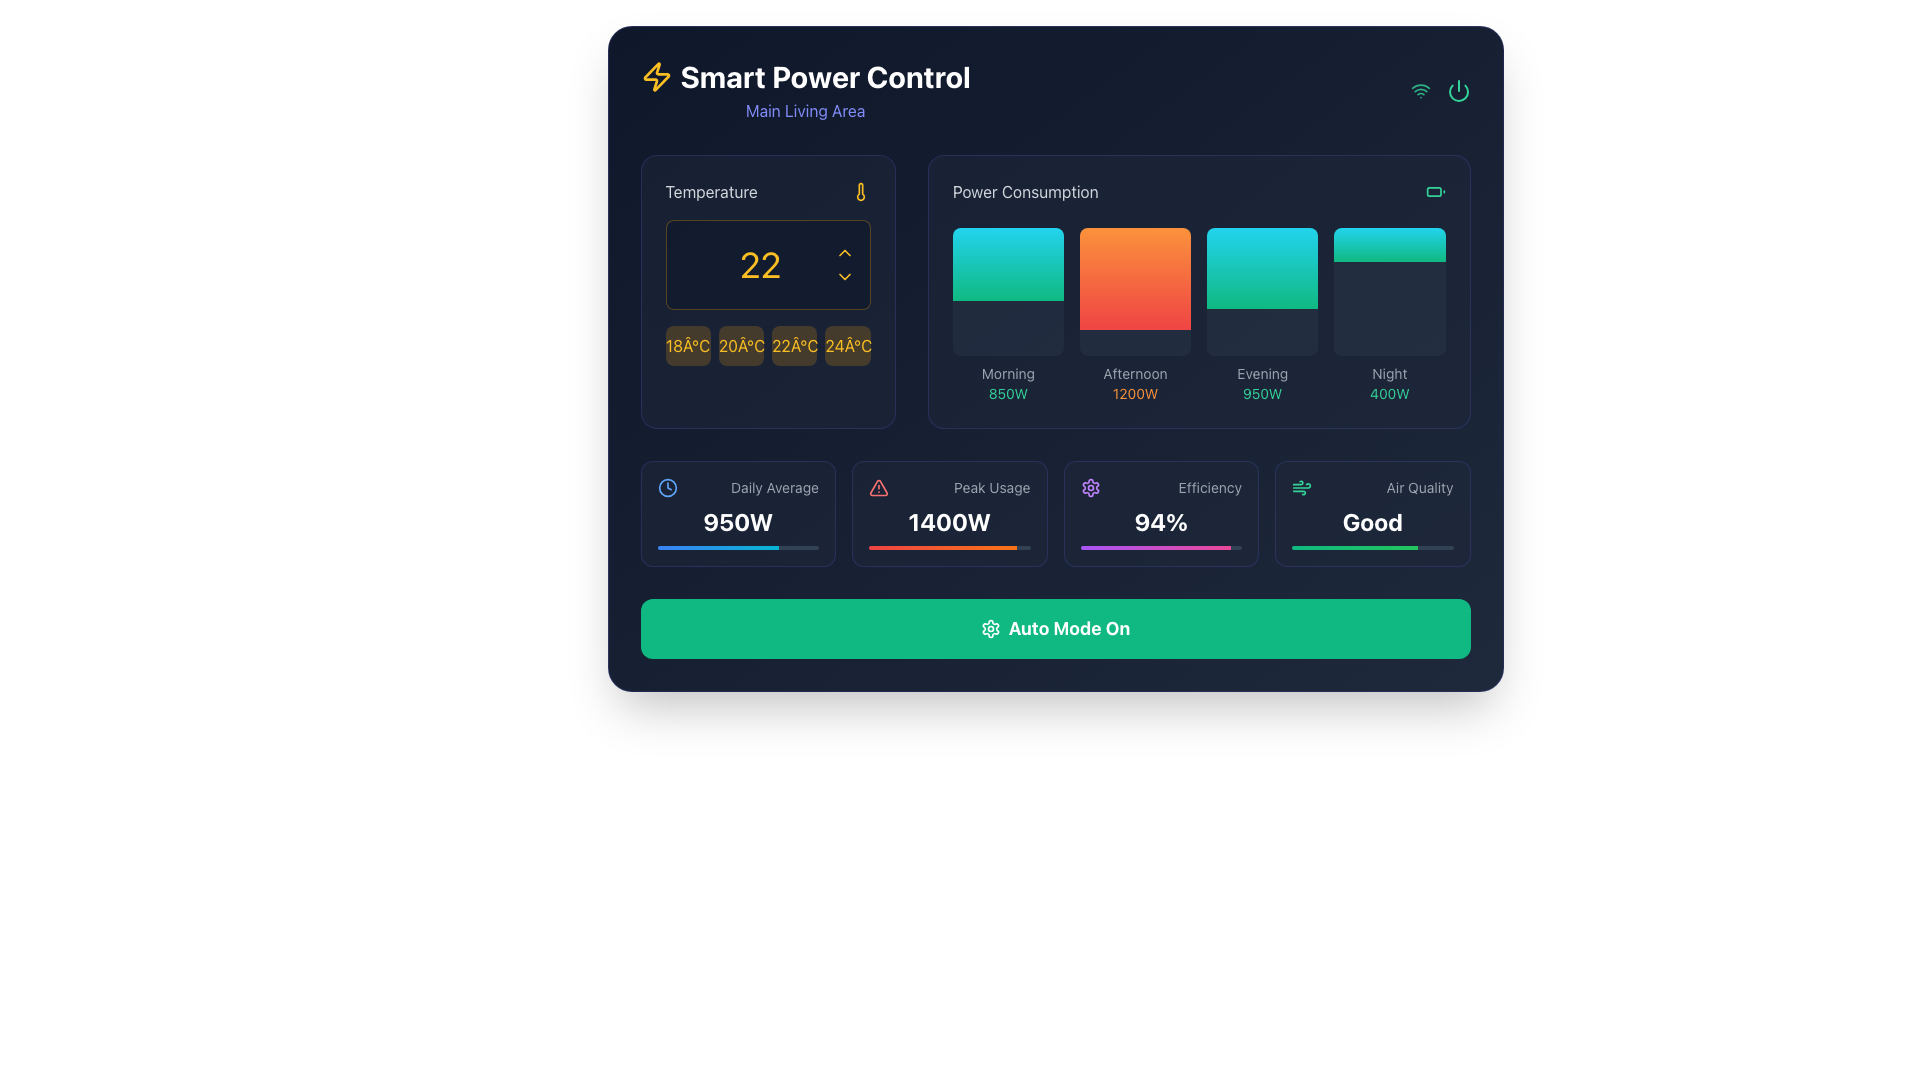 The height and width of the screenshot is (1080, 1920). Describe the element at coordinates (1054, 627) in the screenshot. I see `the prominently styled green button labeled 'Auto Mode On' with a gear icon` at that location.